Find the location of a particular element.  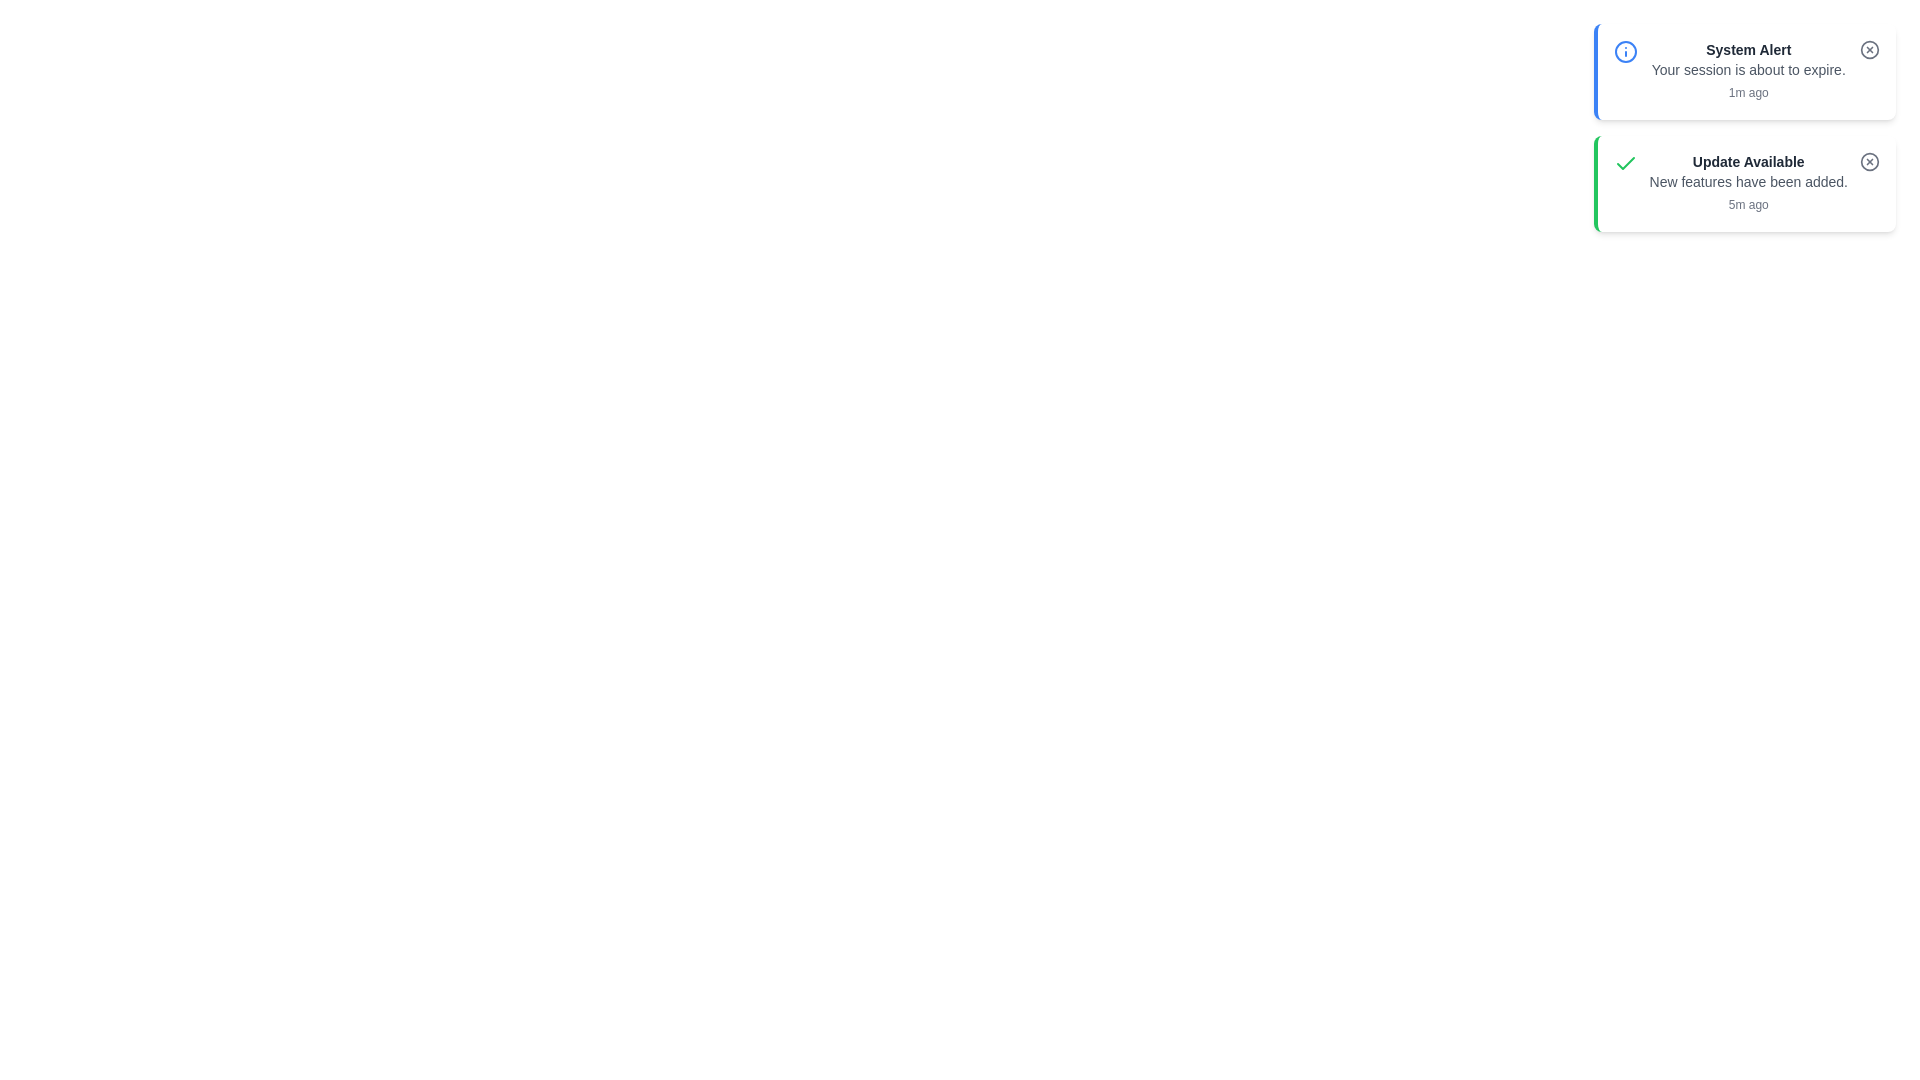

the title of the notification to read it is located at coordinates (1747, 49).